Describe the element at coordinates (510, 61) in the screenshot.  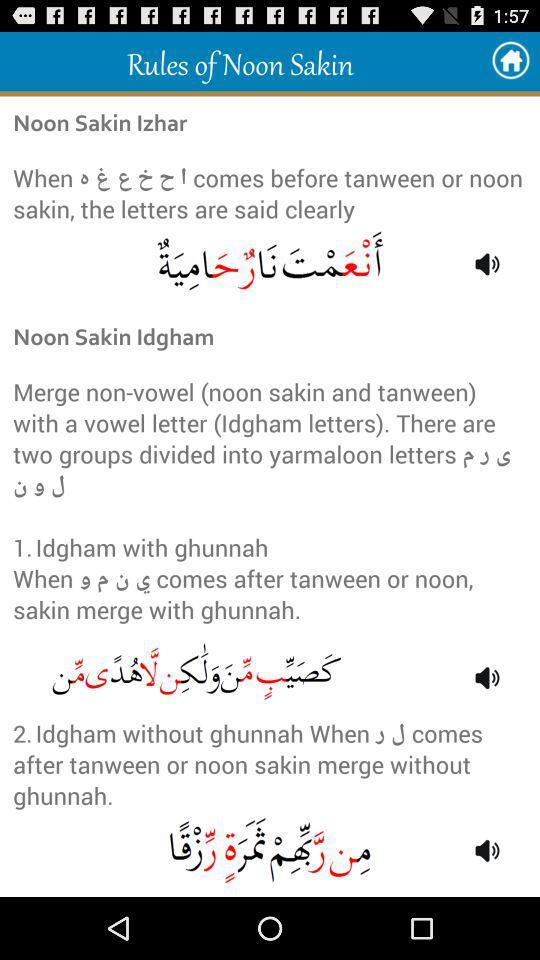
I see `the app to the right of rules of noon icon` at that location.